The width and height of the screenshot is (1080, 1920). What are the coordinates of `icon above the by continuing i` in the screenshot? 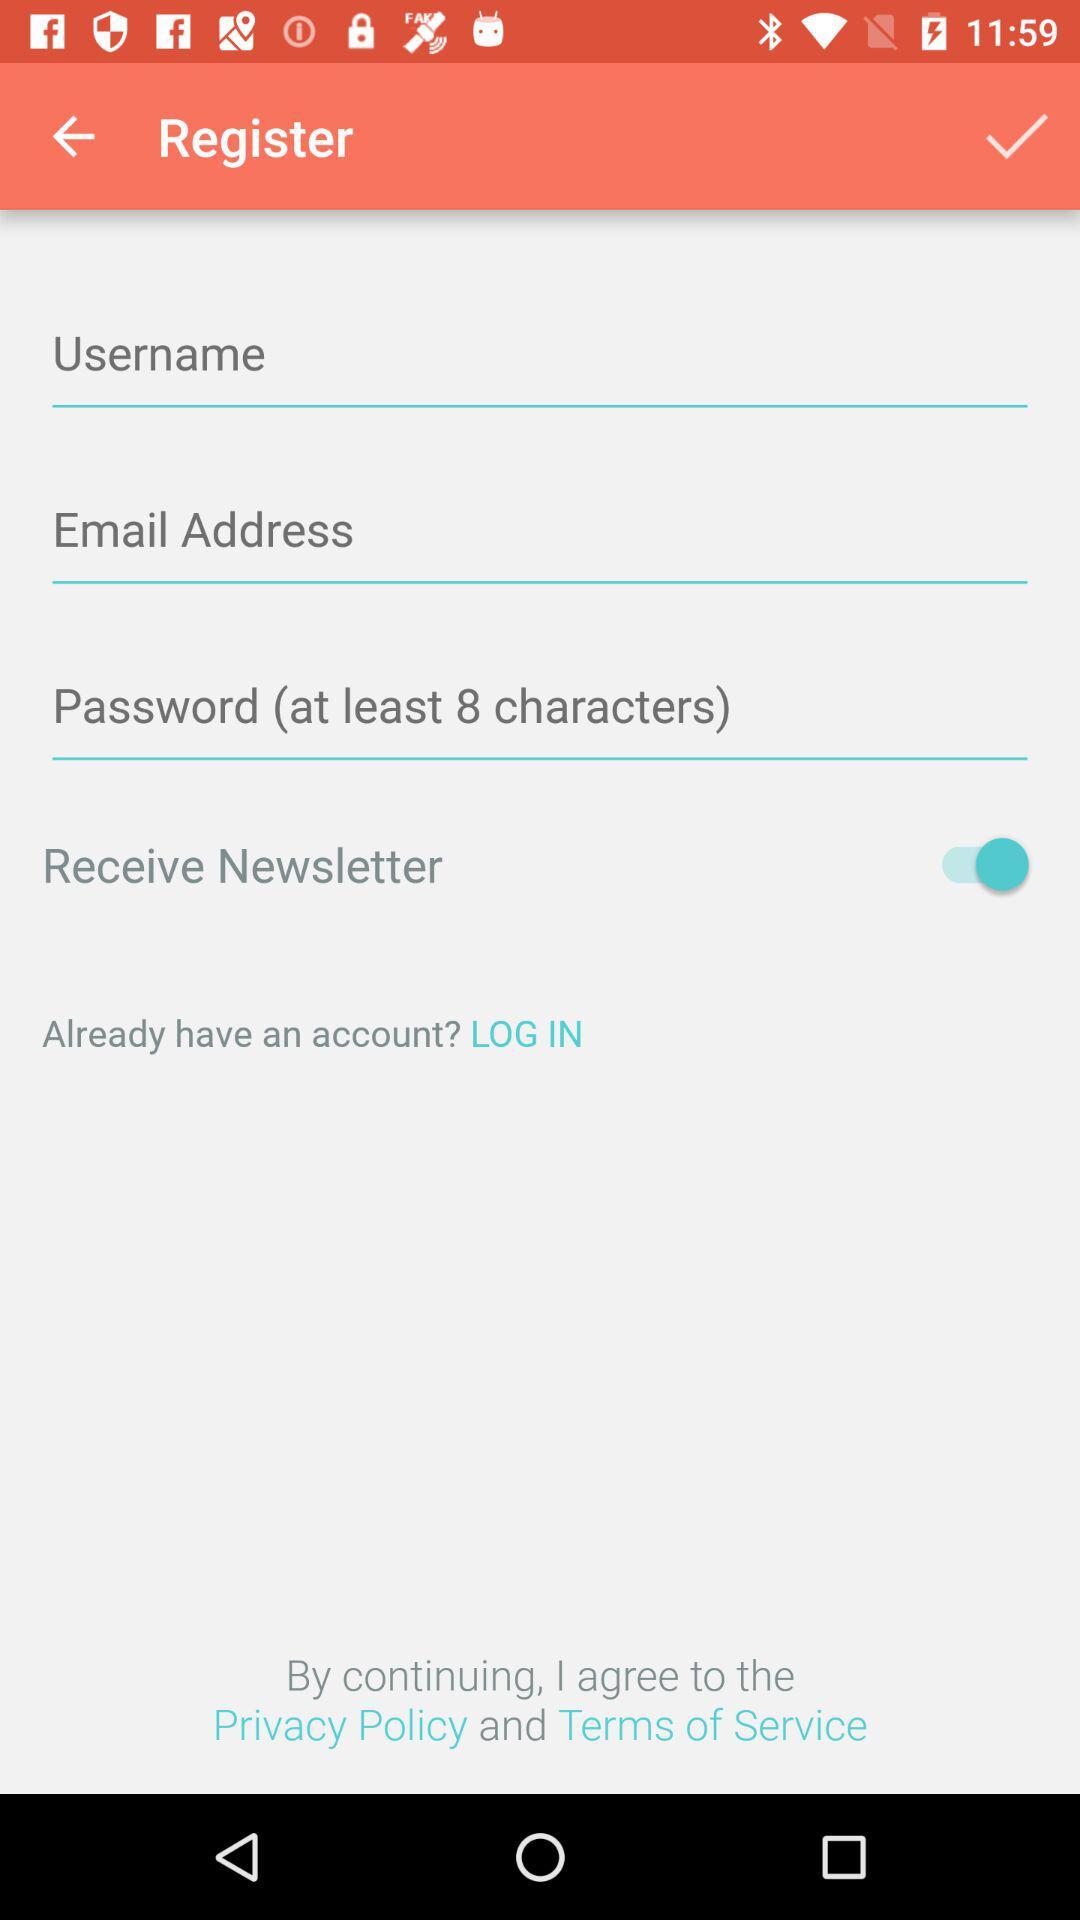 It's located at (540, 1032).